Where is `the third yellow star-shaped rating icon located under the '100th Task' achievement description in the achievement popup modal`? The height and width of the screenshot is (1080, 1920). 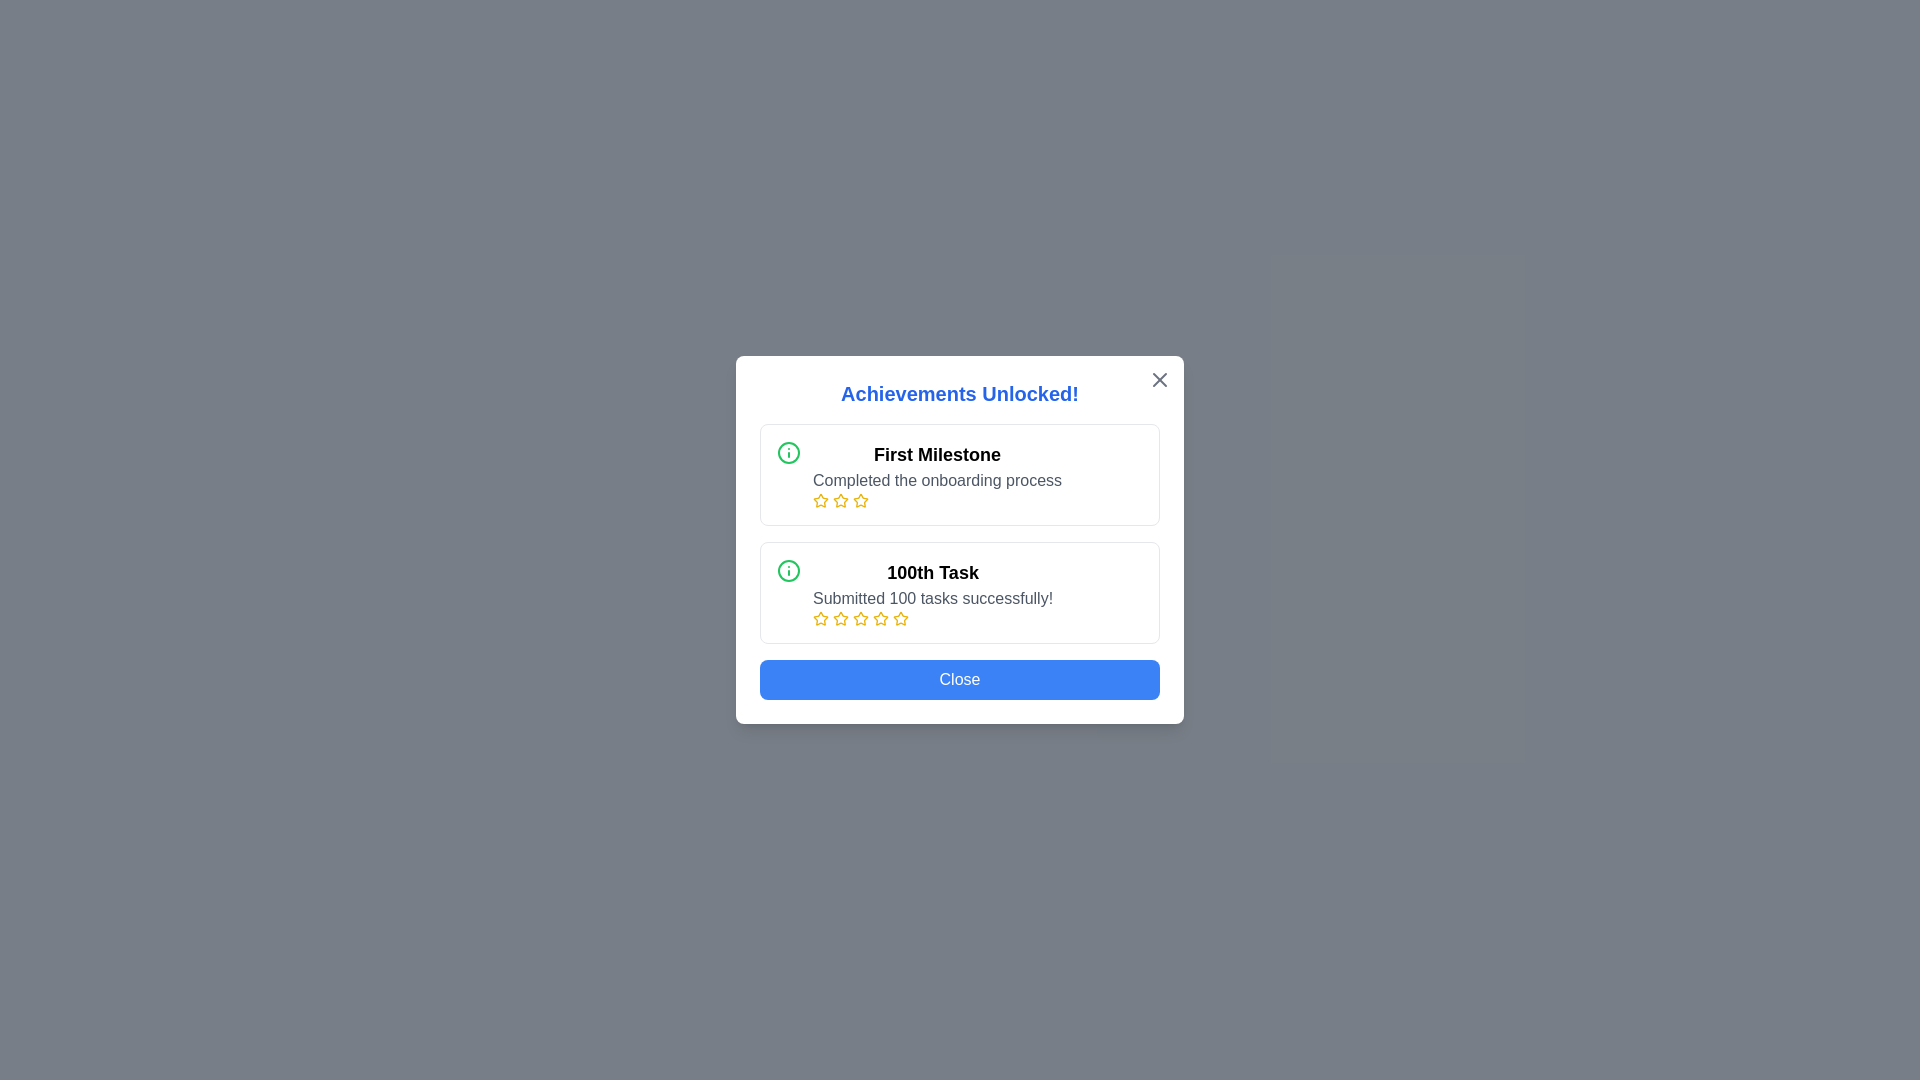 the third yellow star-shaped rating icon located under the '100th Task' achievement description in the achievement popup modal is located at coordinates (840, 617).